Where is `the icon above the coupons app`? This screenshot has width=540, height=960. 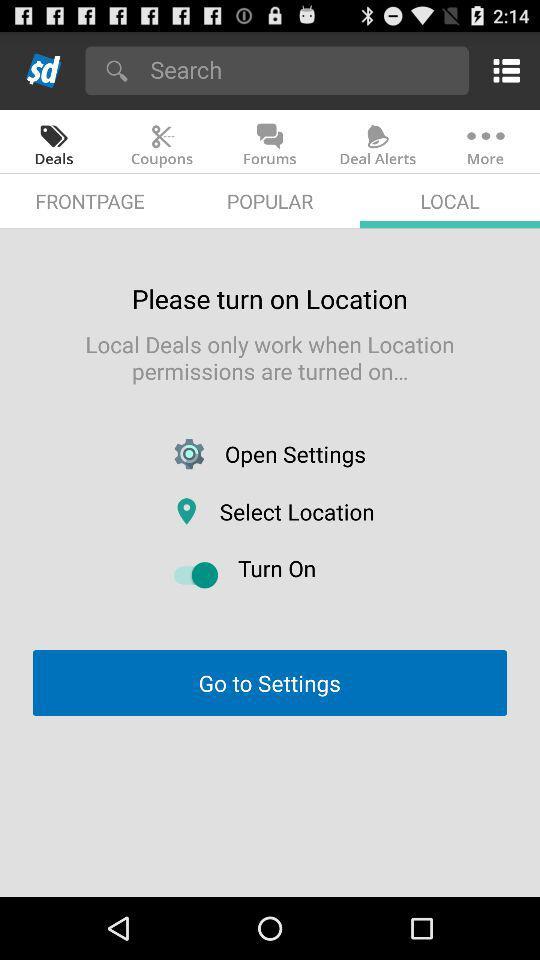
the icon above the coupons app is located at coordinates (302, 69).